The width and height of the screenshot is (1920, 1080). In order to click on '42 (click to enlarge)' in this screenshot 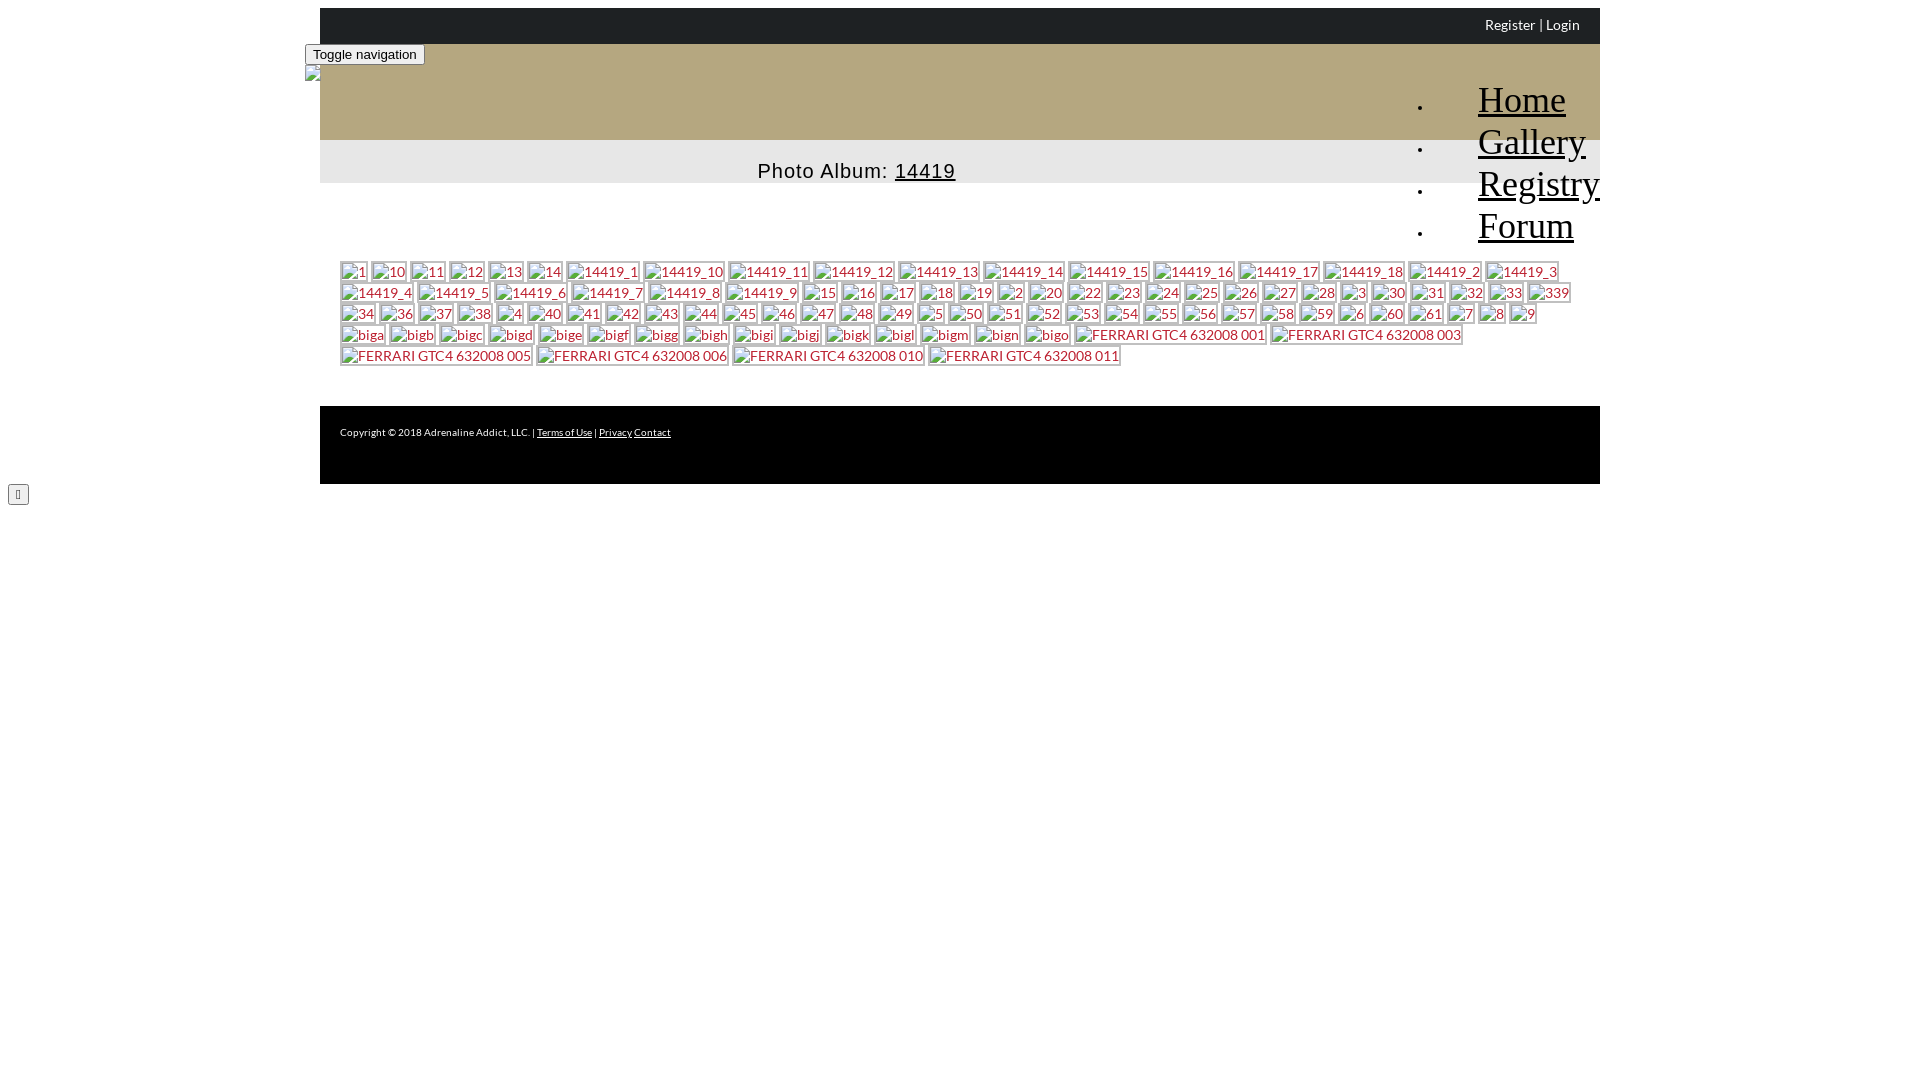, I will do `click(622, 313)`.